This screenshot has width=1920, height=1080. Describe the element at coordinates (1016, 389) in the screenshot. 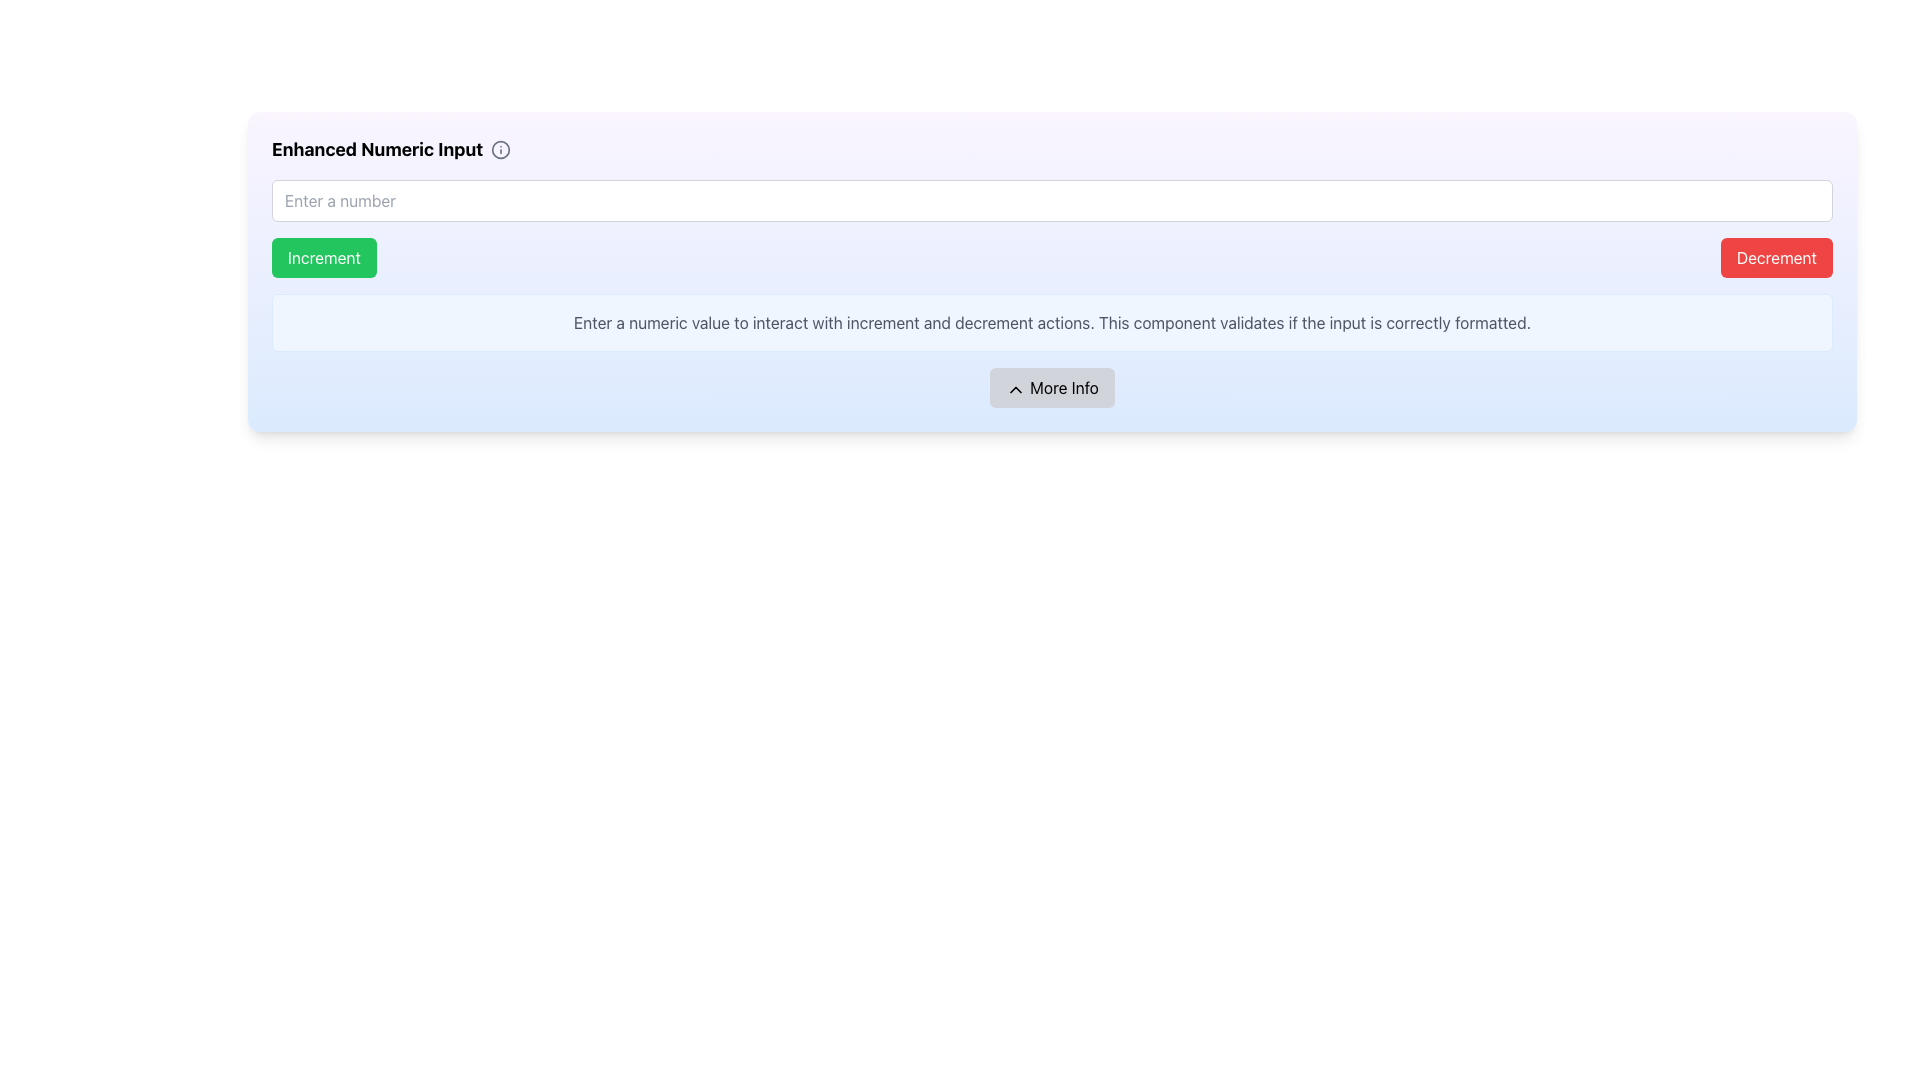

I see `the upward-pointing chevron icon located inside the 'More Info' button` at that location.